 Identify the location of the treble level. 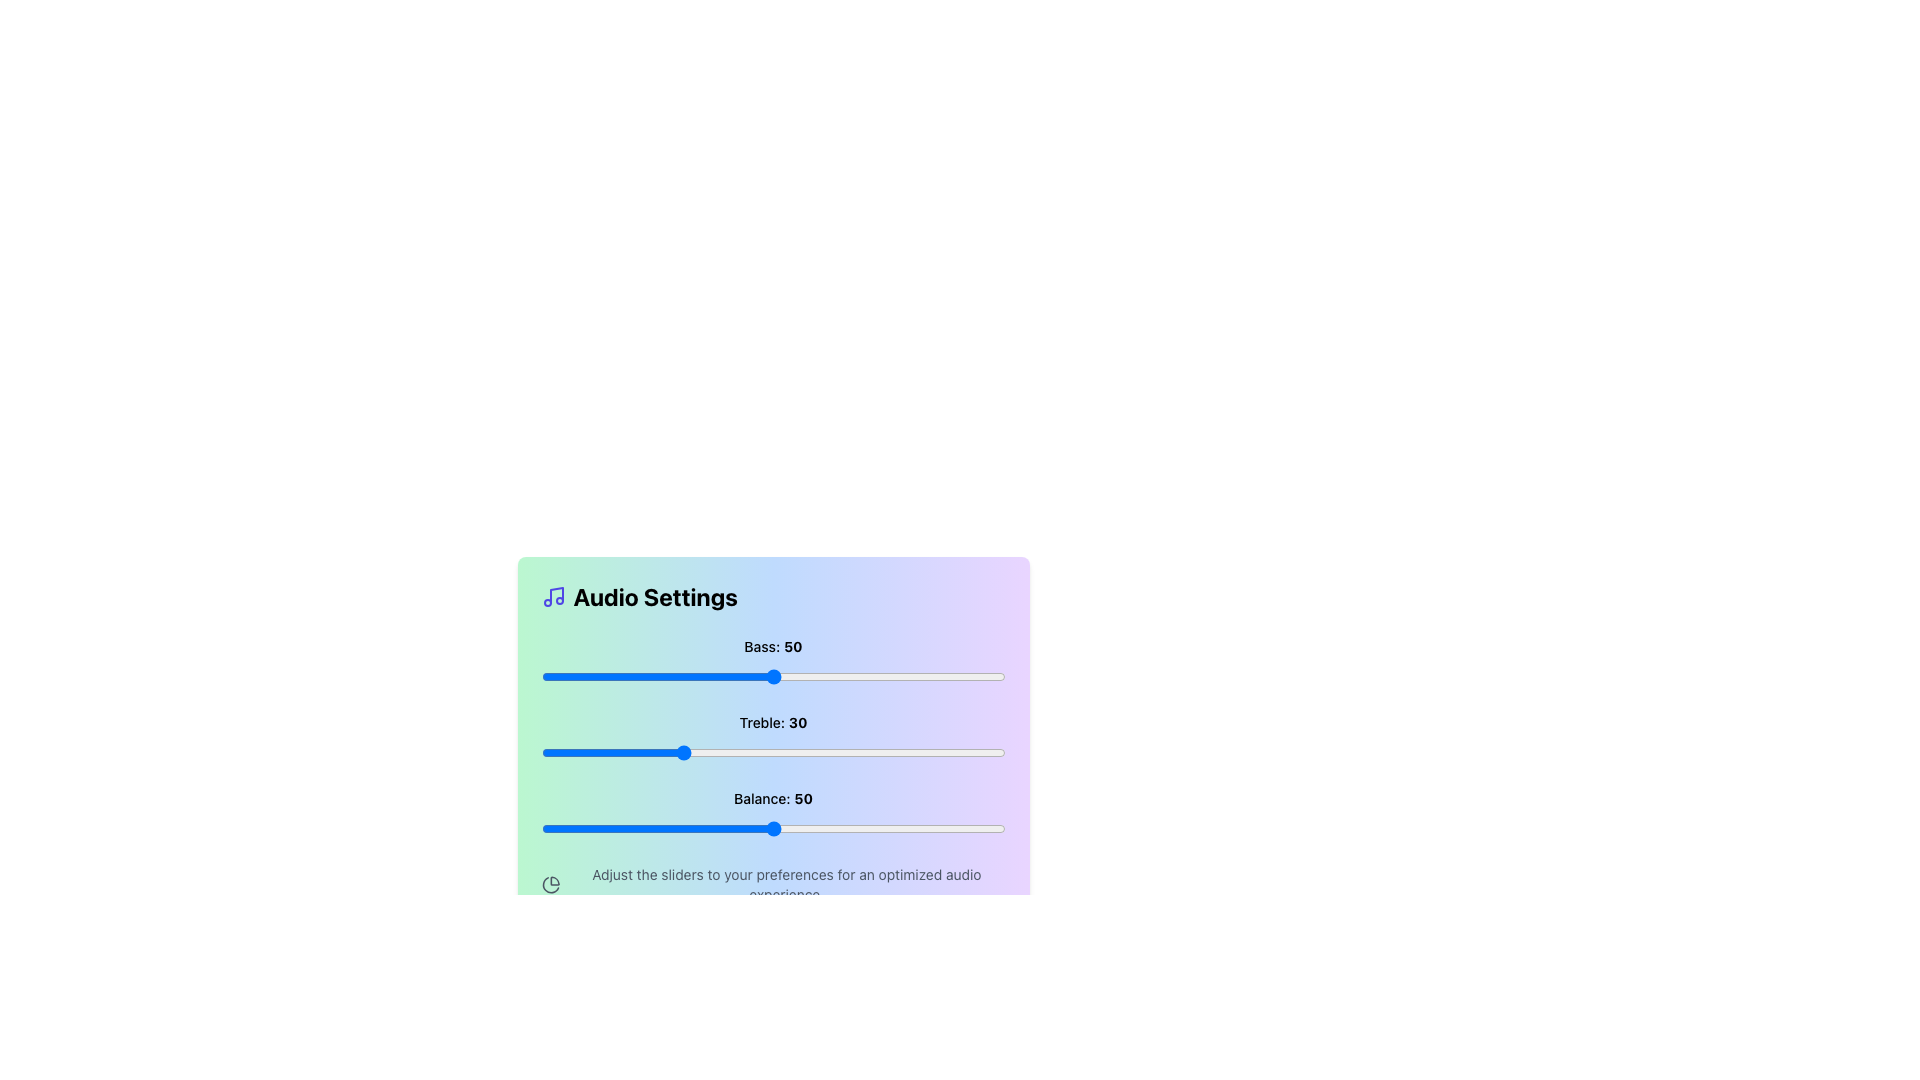
(568, 752).